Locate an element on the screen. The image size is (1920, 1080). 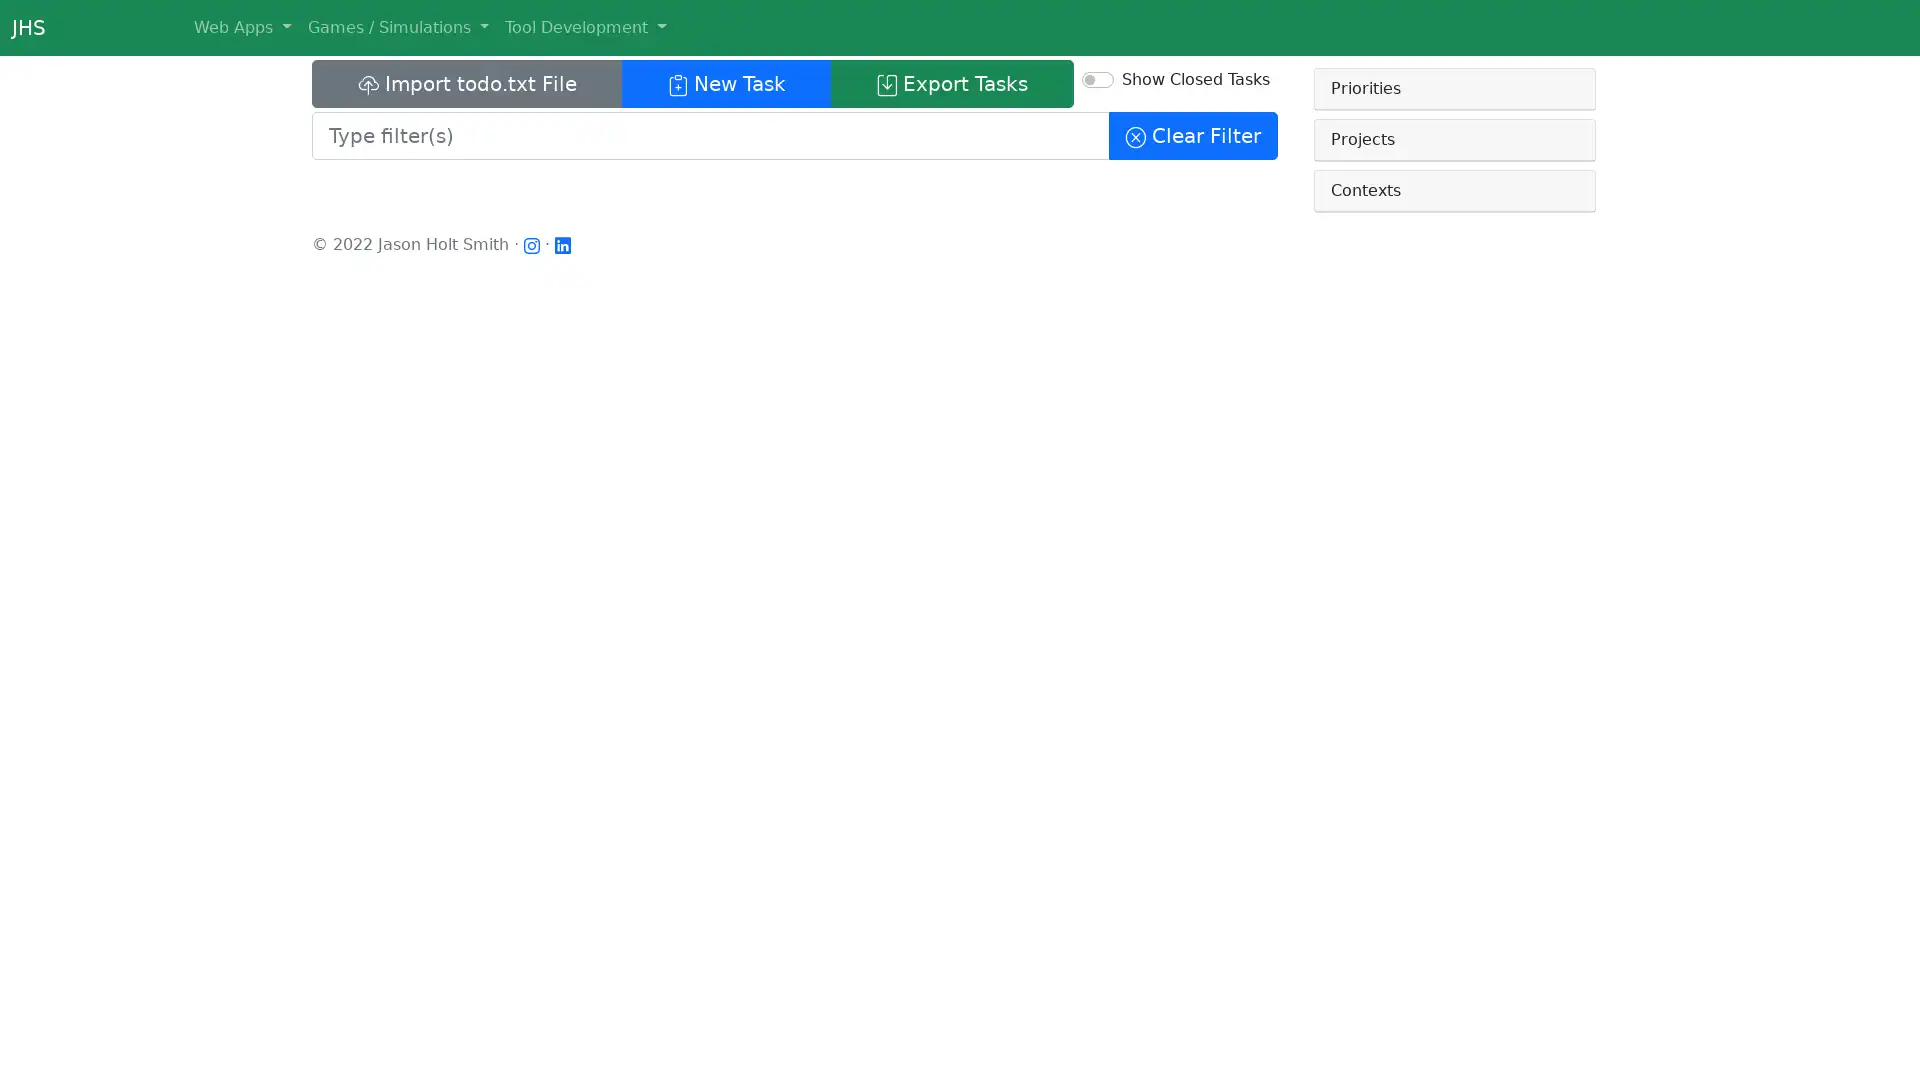
Tool Development is located at coordinates (584, 27).